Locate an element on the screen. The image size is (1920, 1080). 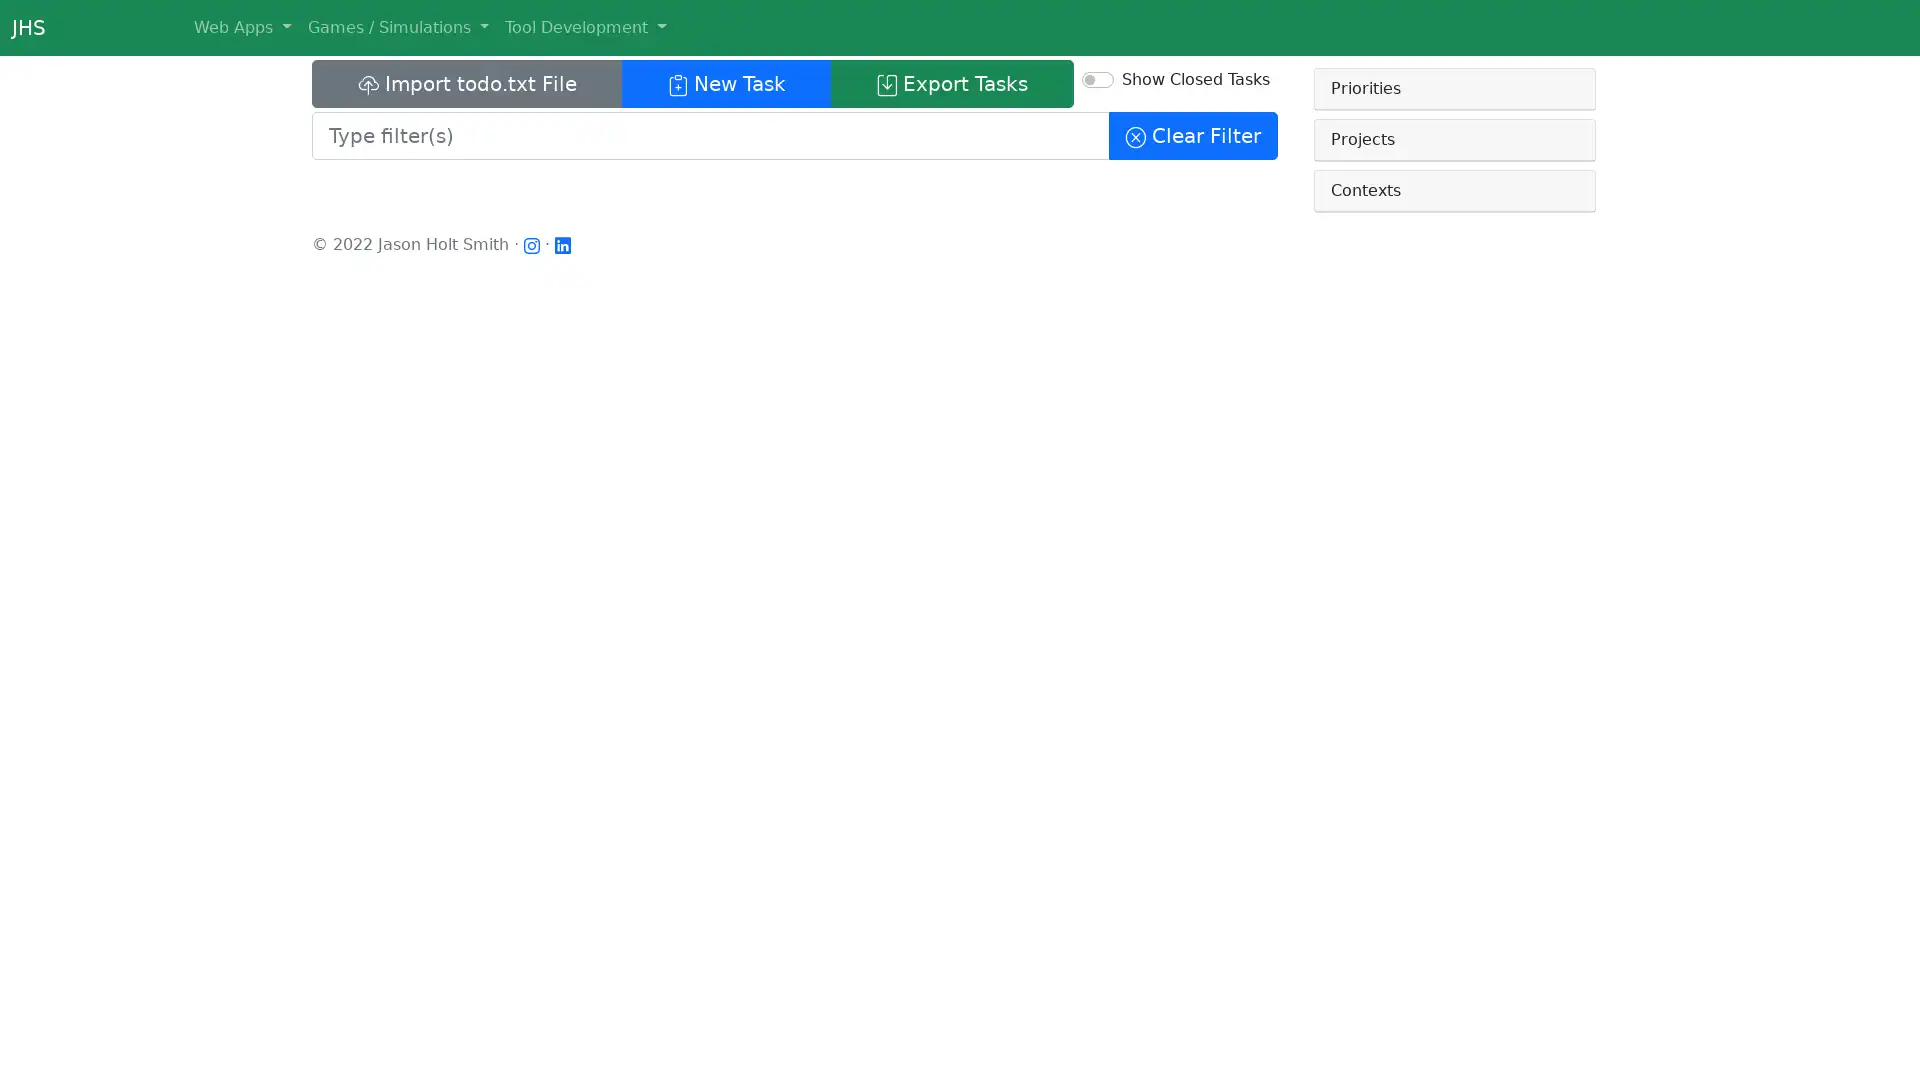
Tool Development is located at coordinates (584, 27).